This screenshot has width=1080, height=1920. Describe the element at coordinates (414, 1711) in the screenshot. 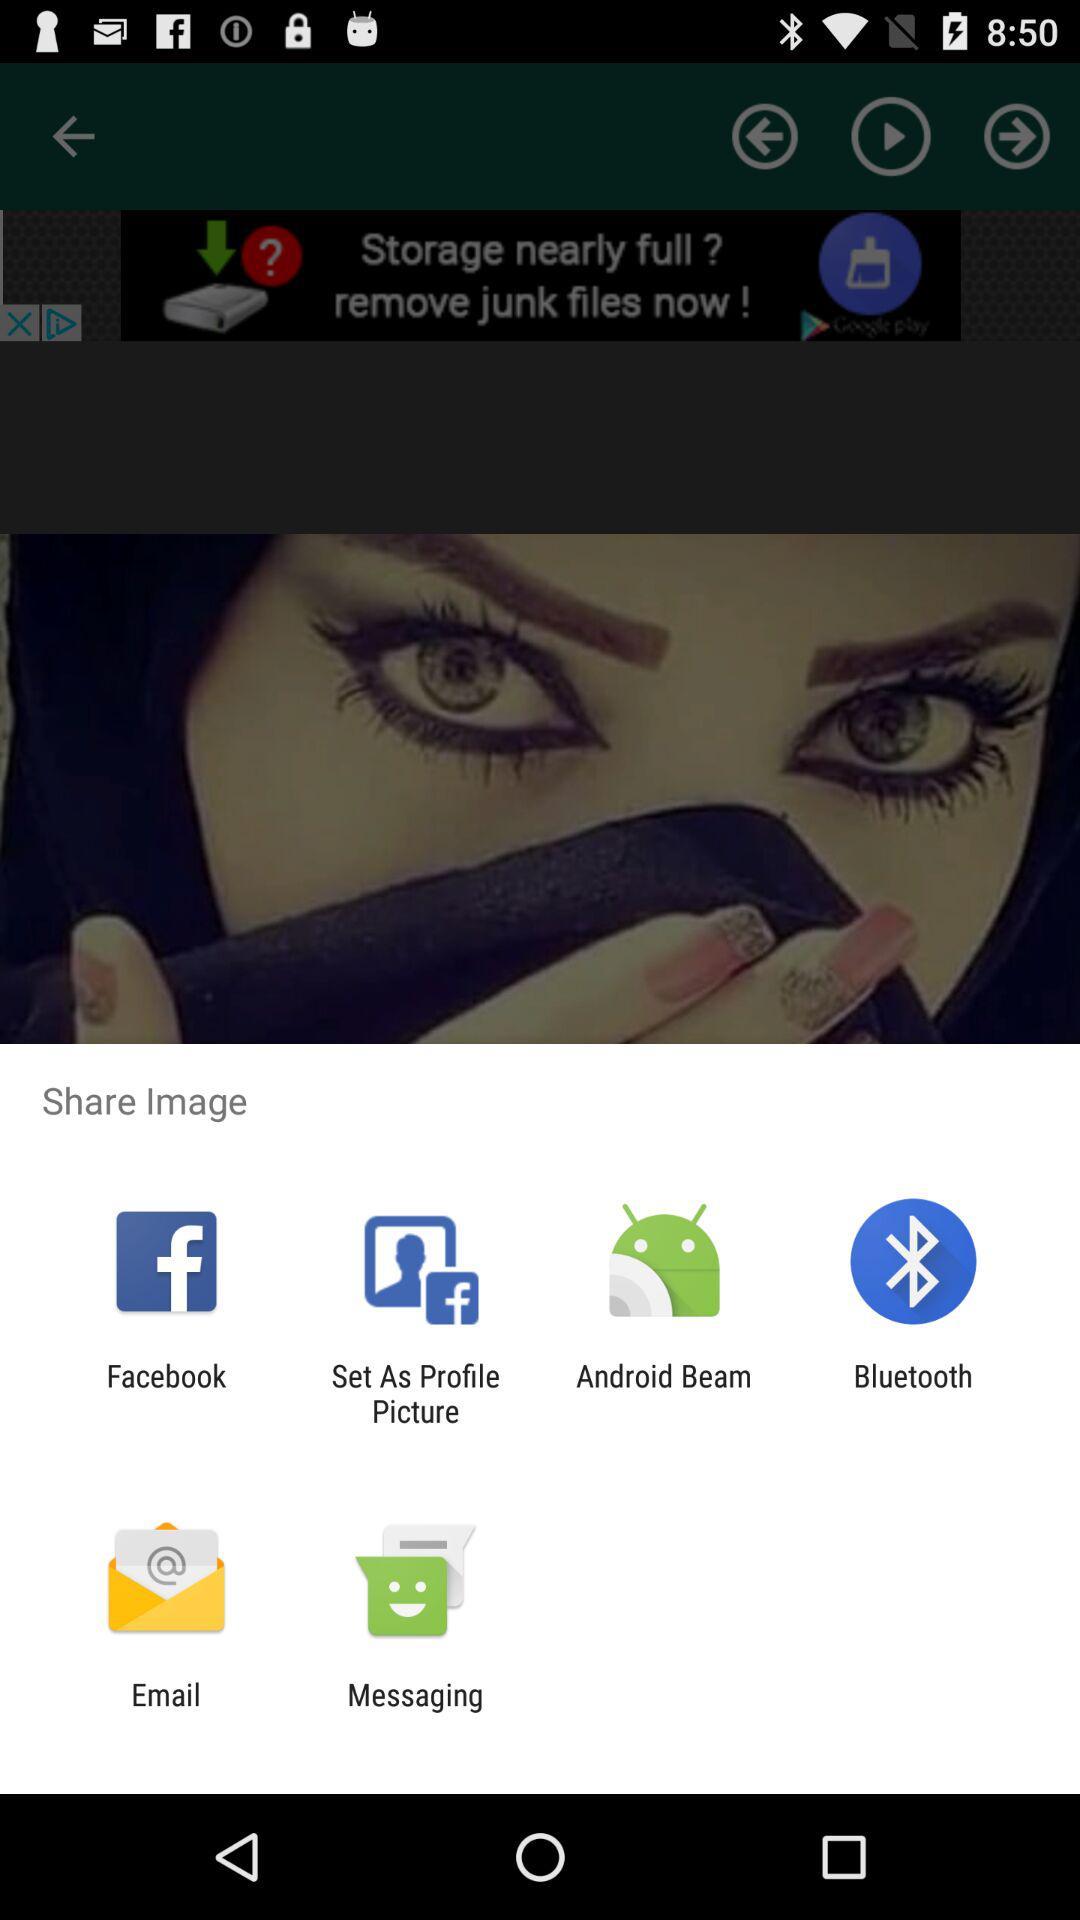

I see `the messaging` at that location.